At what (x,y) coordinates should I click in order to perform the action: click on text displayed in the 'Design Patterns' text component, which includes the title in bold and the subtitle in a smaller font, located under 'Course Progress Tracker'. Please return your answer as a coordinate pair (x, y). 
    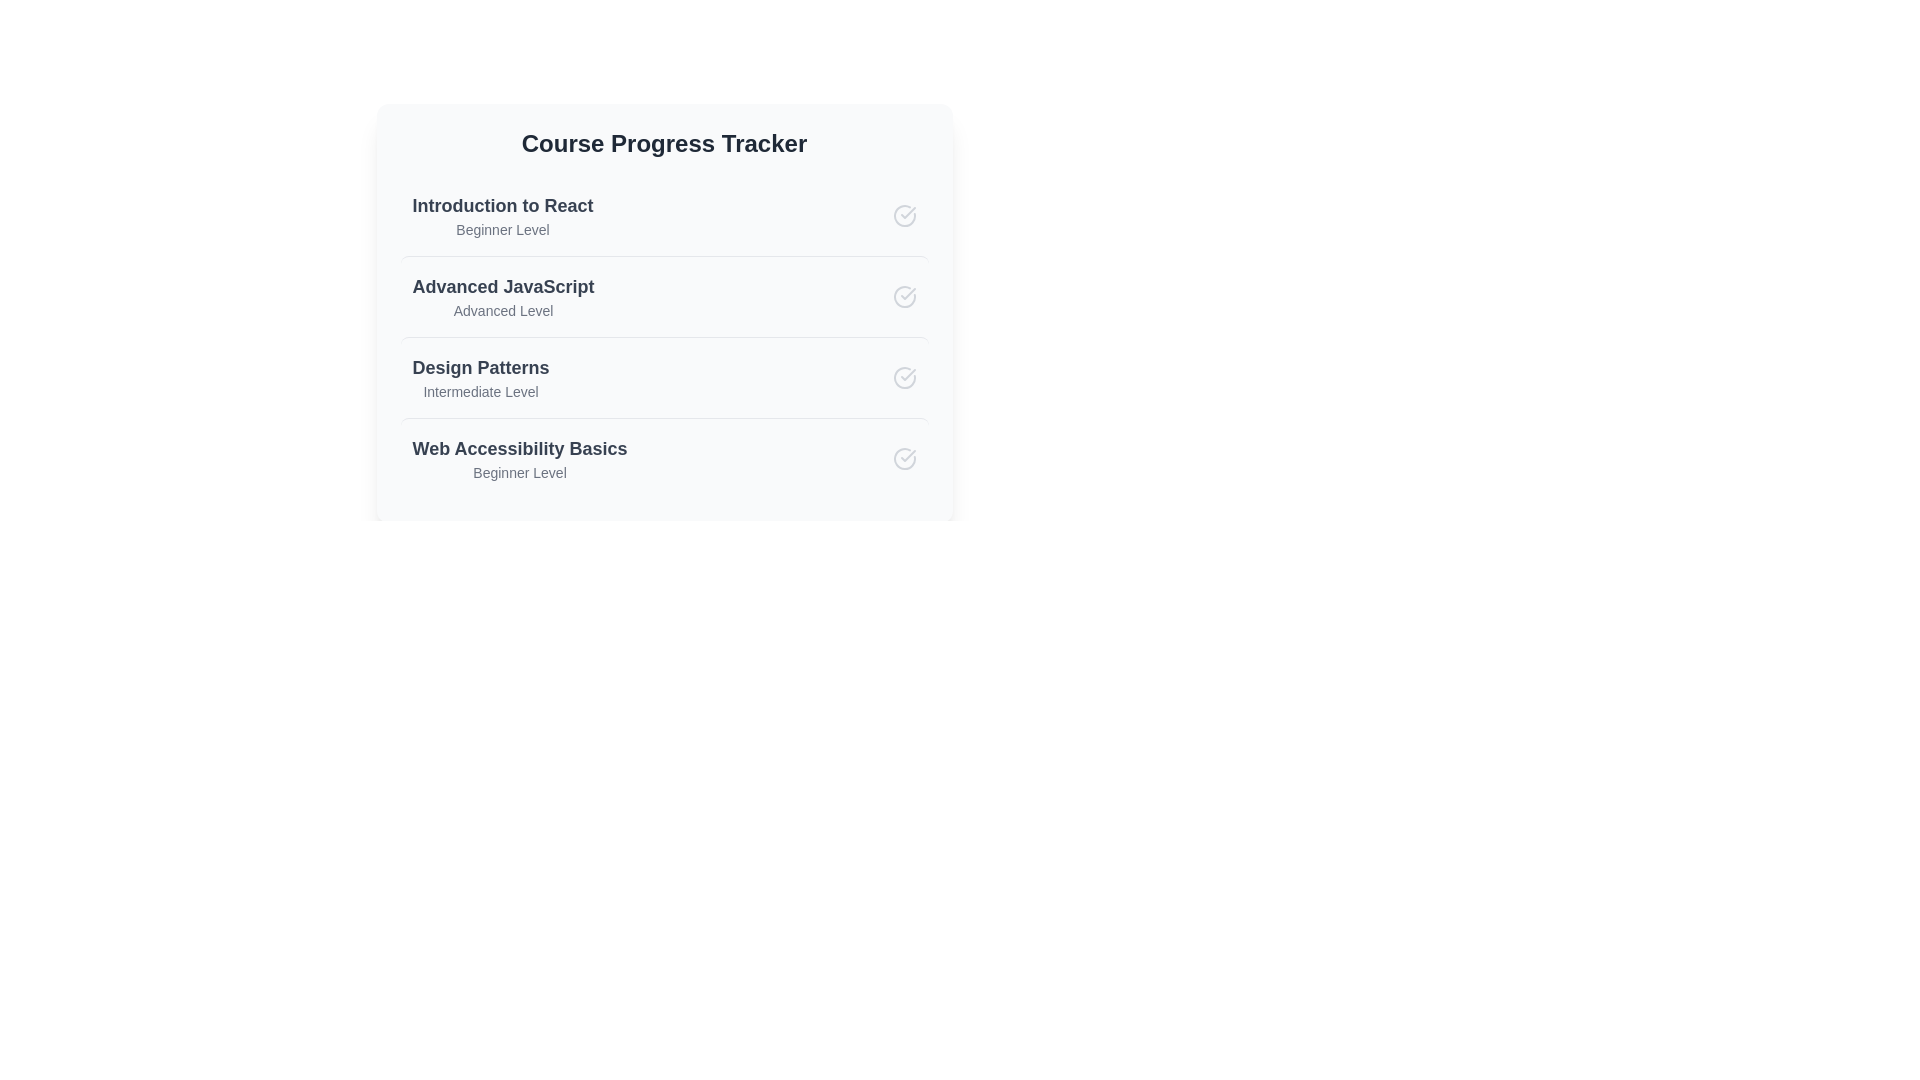
    Looking at the image, I should click on (480, 378).